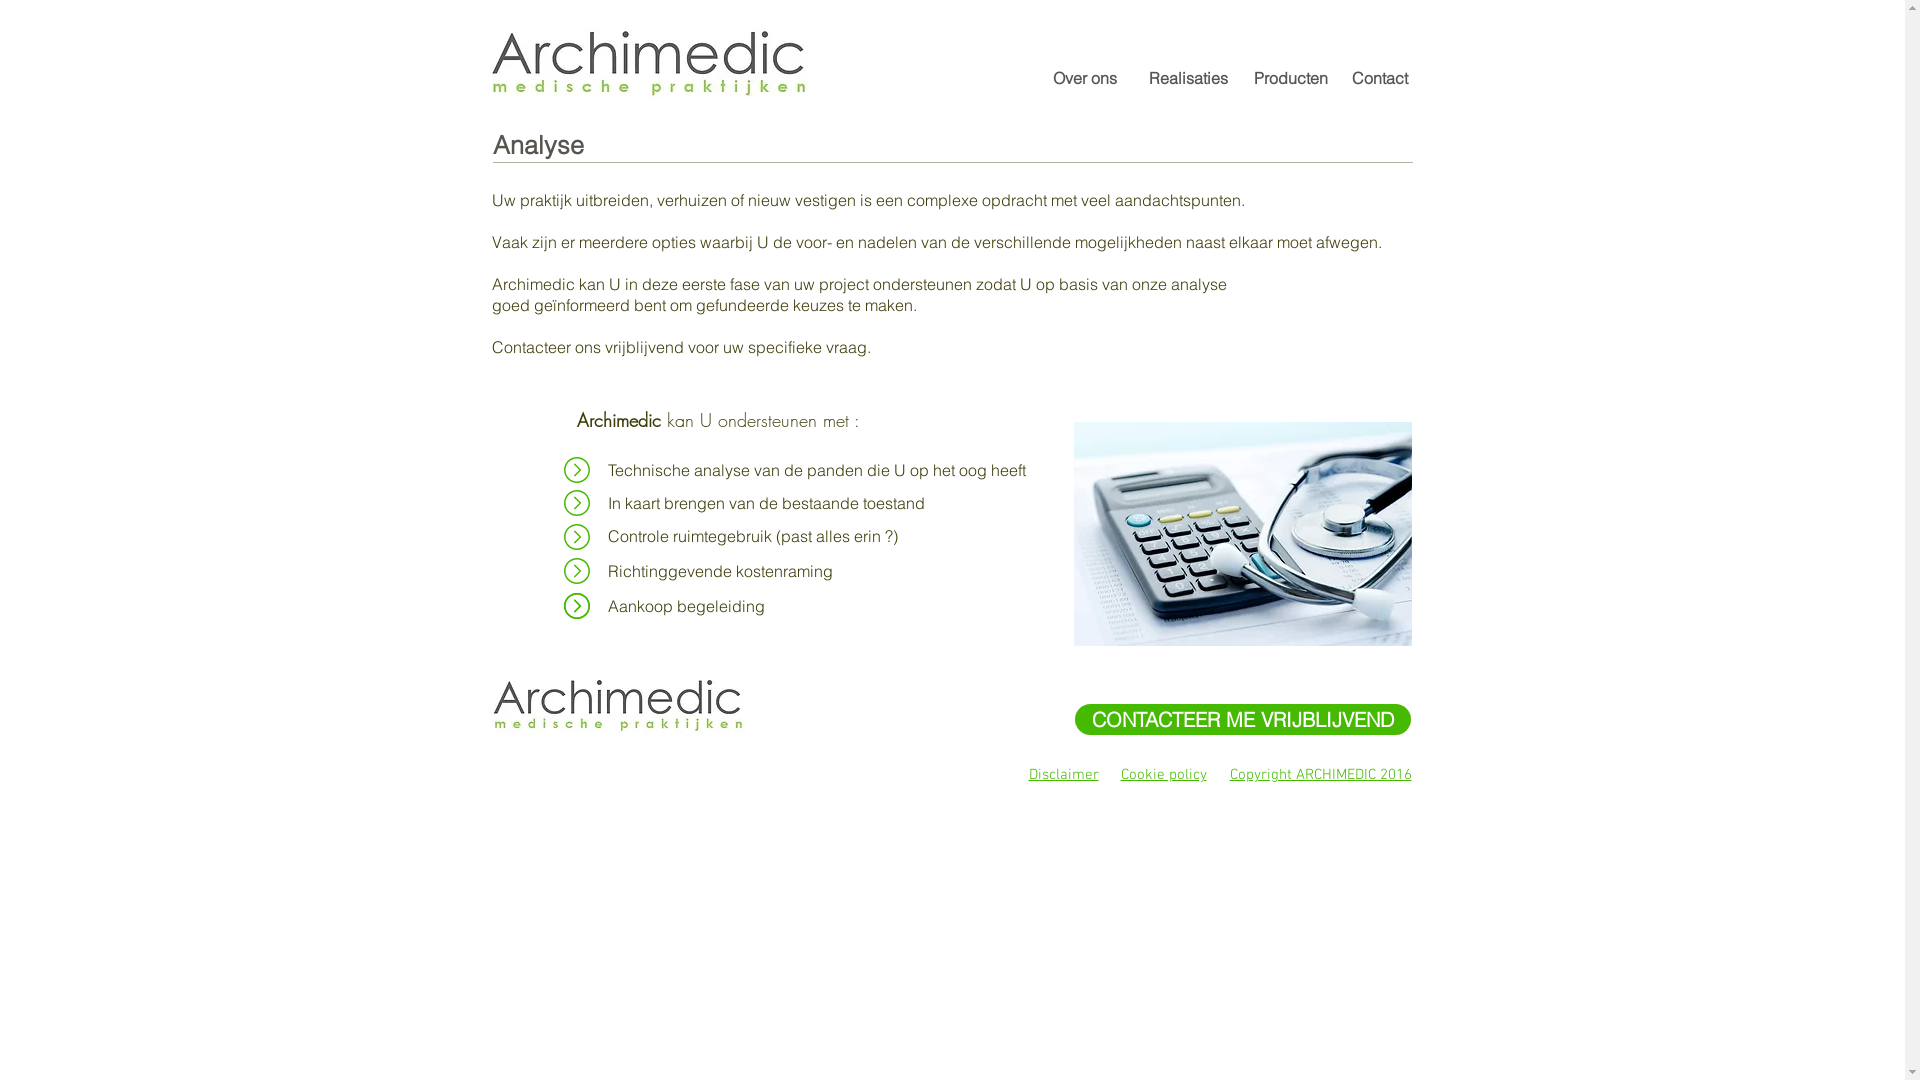 The height and width of the screenshot is (1080, 1920). I want to click on 'Contact', so click(1378, 76).